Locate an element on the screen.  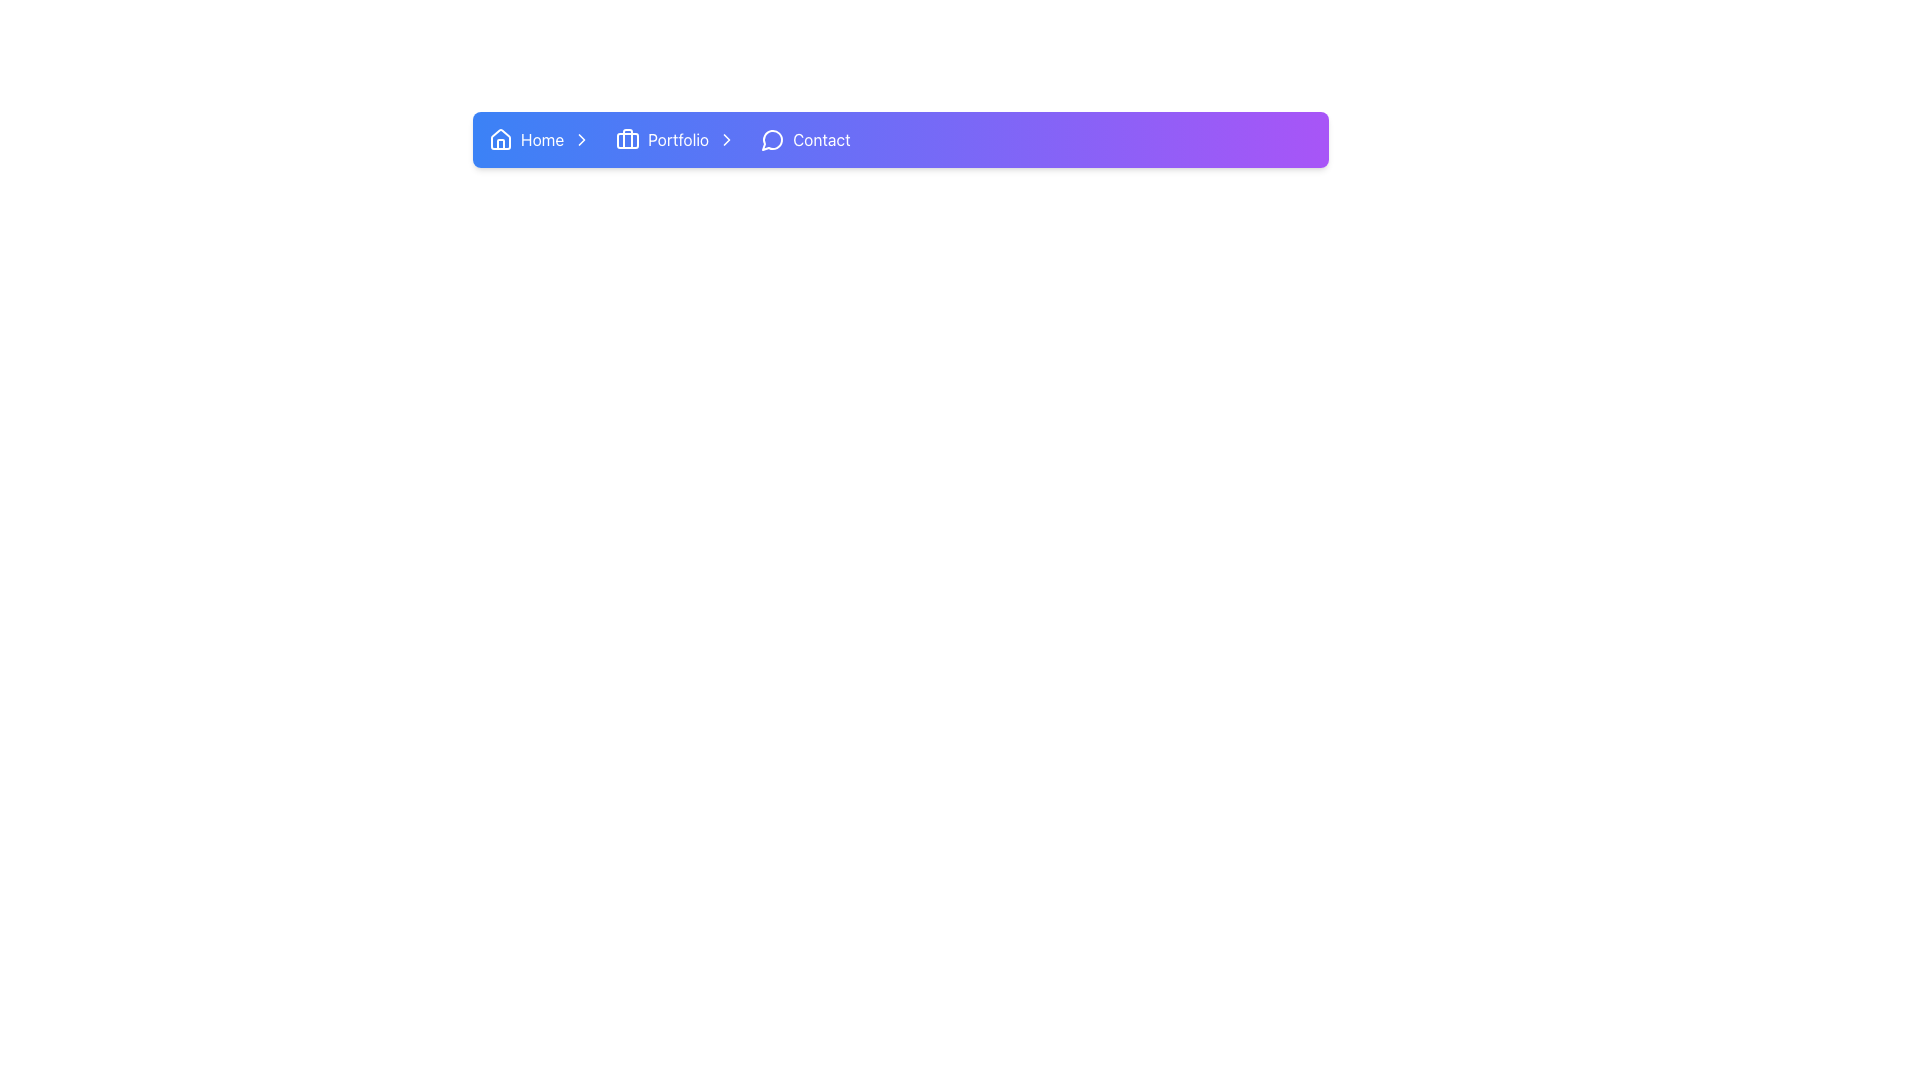
the Anchor element in the navigation bar that redirects to the homepage is located at coordinates (544, 138).